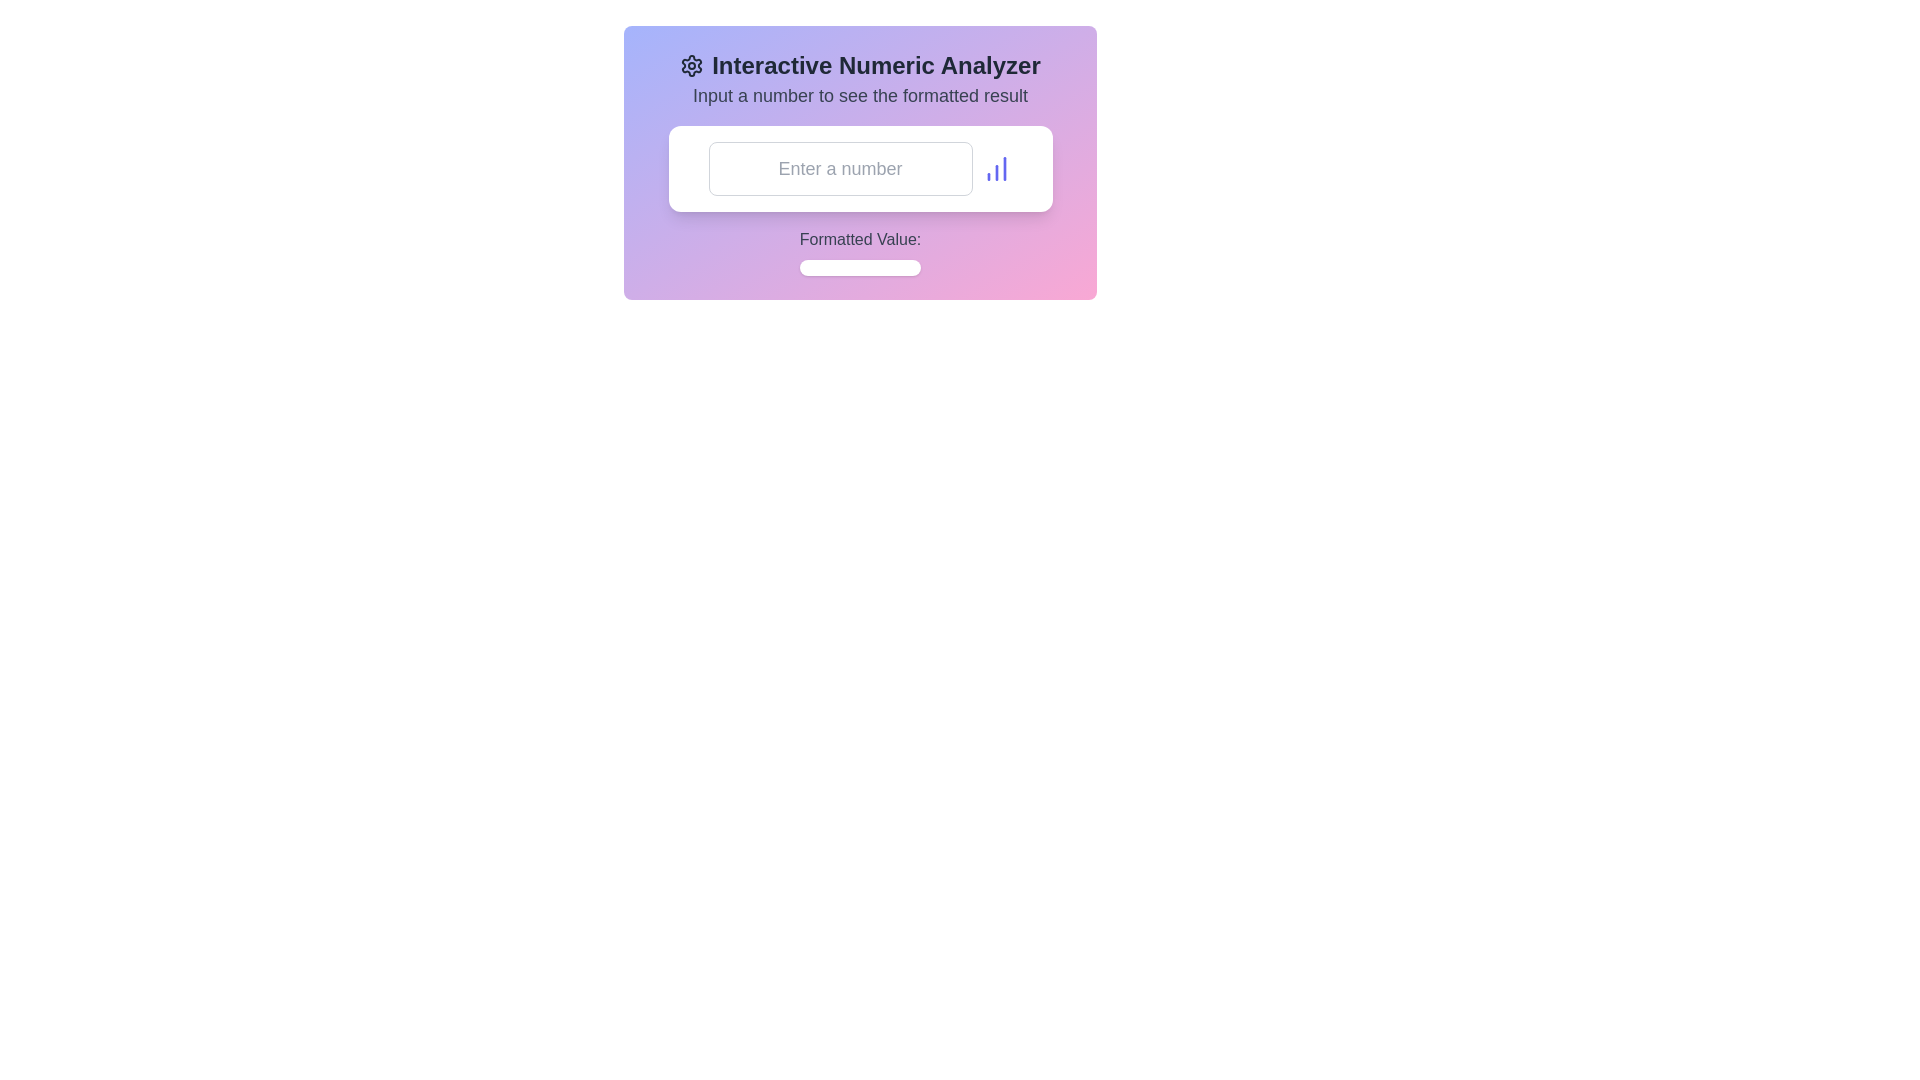 The height and width of the screenshot is (1080, 1920). What do you see at coordinates (692, 64) in the screenshot?
I see `the gear icon, which is styled as an SVG representation and is located near the top of the interface to the left of the title text 'Interactive Numeric Analyzer'` at bounding box center [692, 64].